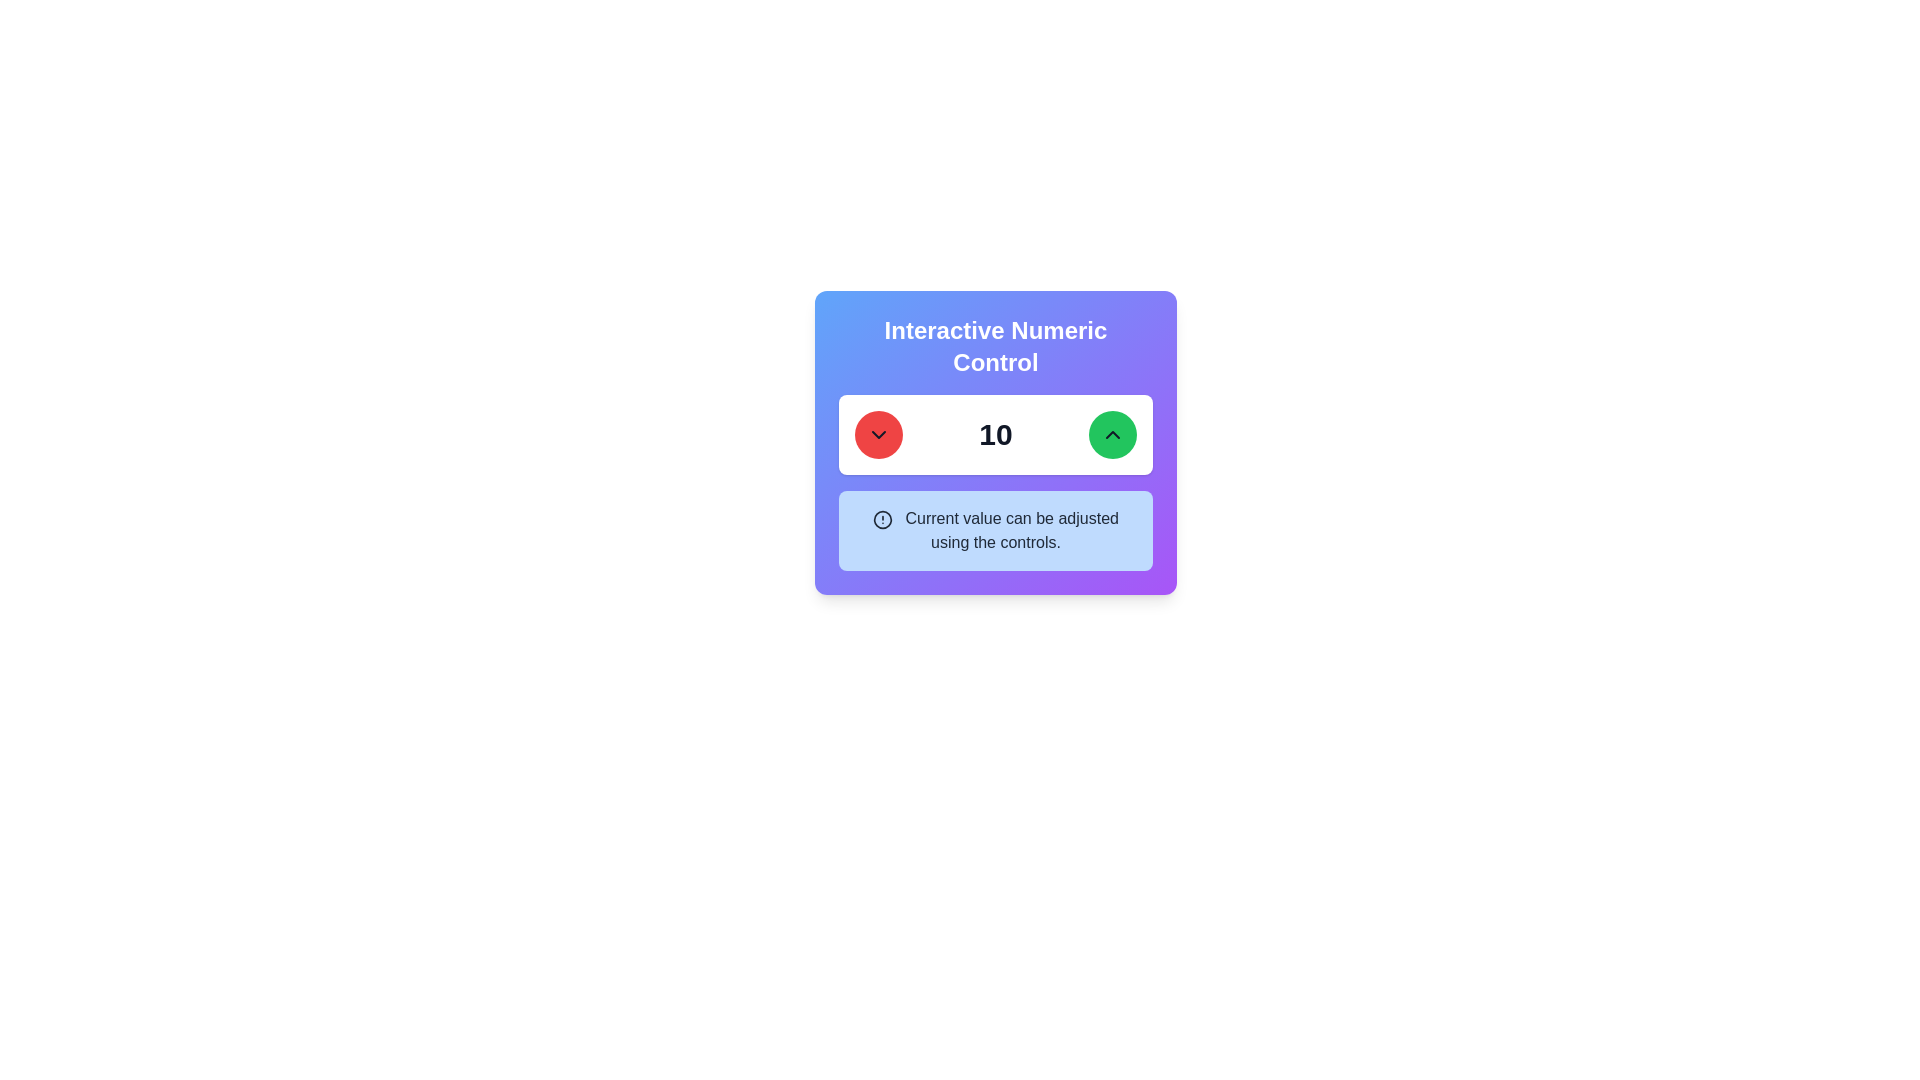  Describe the element at coordinates (882, 518) in the screenshot. I see `the circular notification icon located at the bottom section of the panel, which signifies relevant or informative content` at that location.